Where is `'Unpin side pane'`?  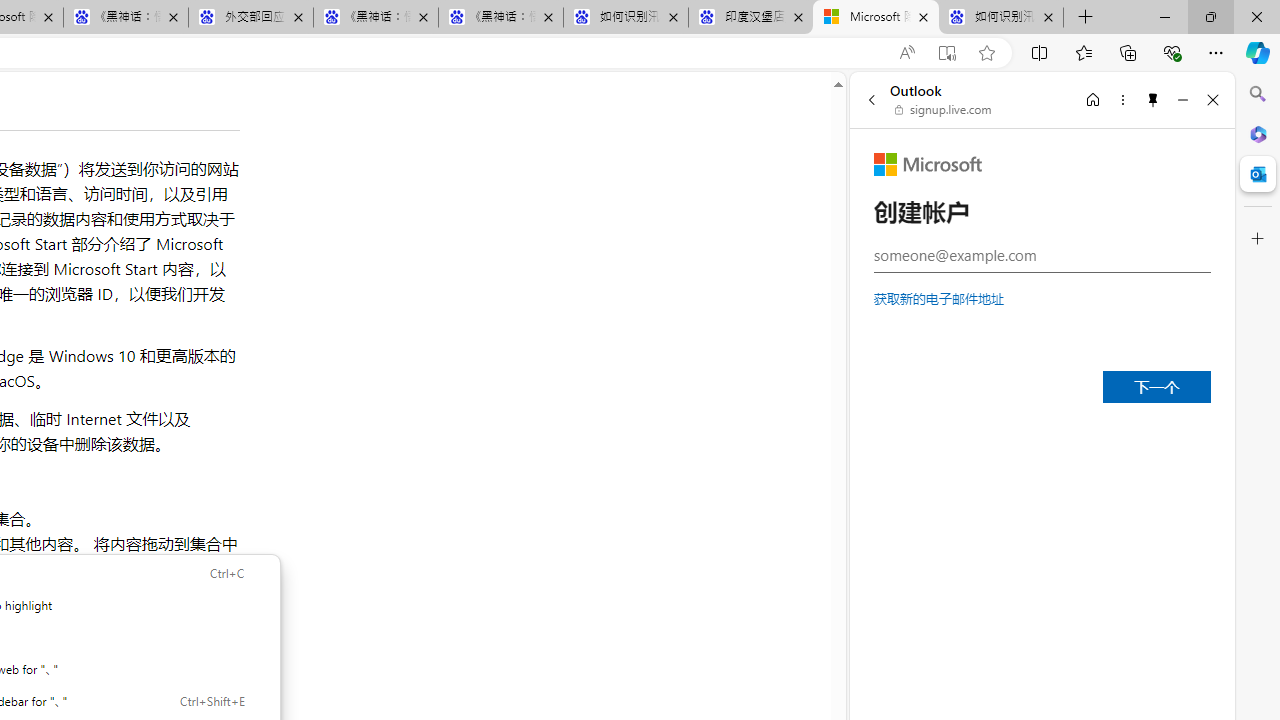
'Unpin side pane' is located at coordinates (1153, 99).